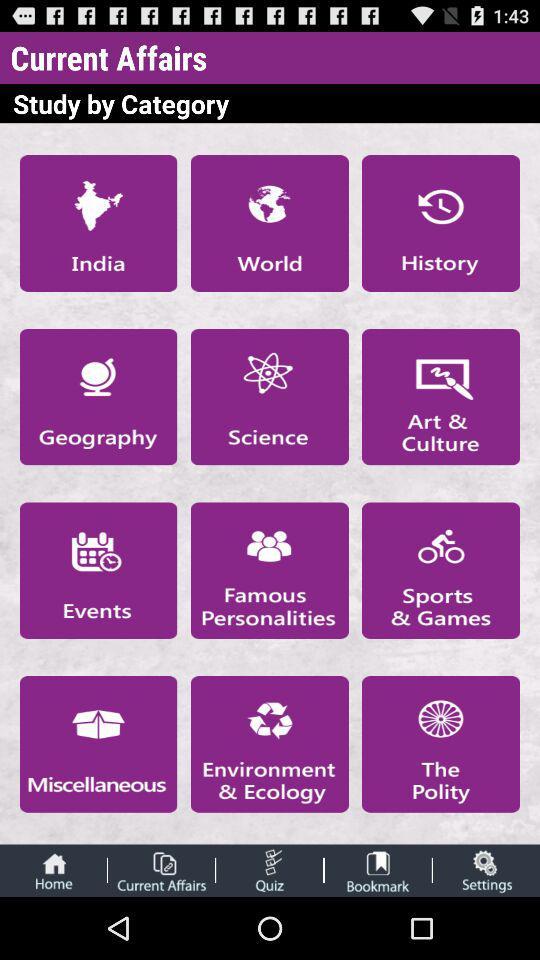  Describe the element at coordinates (441, 396) in the screenshot. I see `art culture category` at that location.